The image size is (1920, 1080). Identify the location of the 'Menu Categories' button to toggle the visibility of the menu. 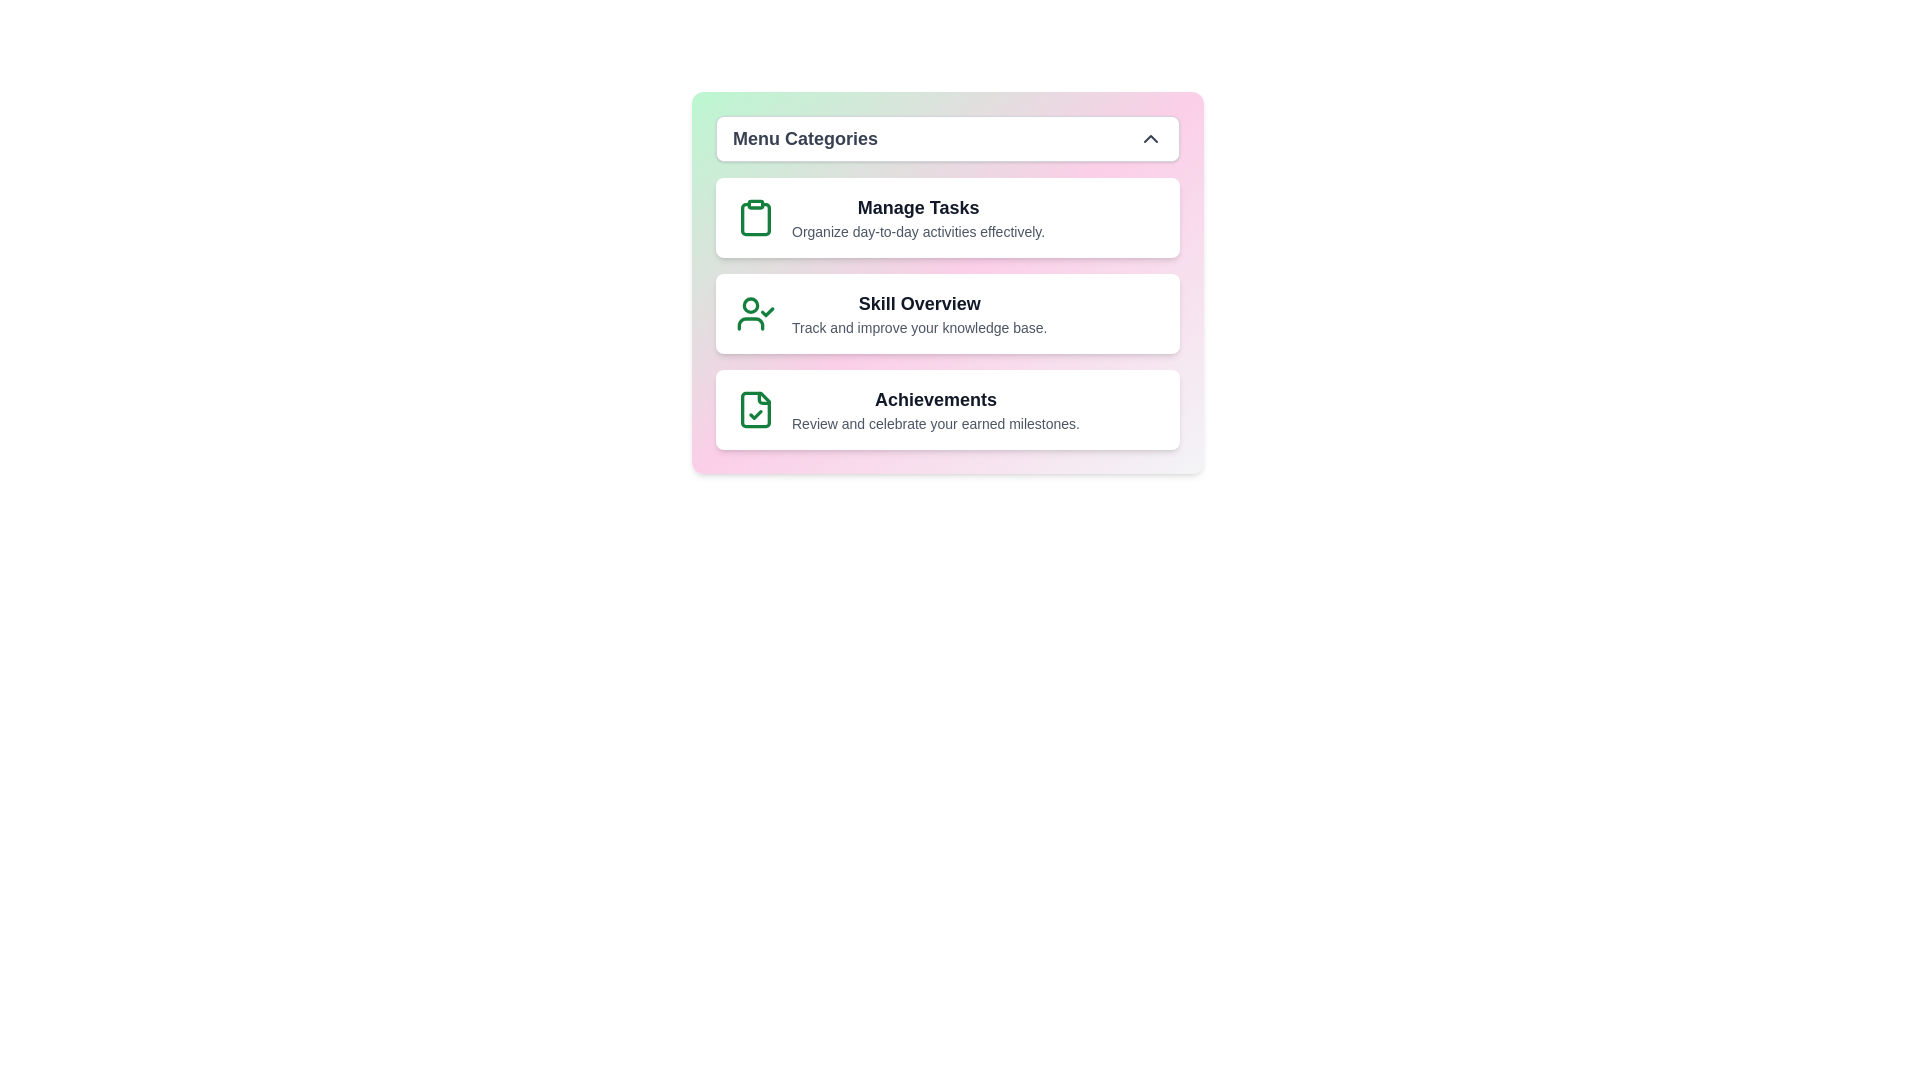
(947, 137).